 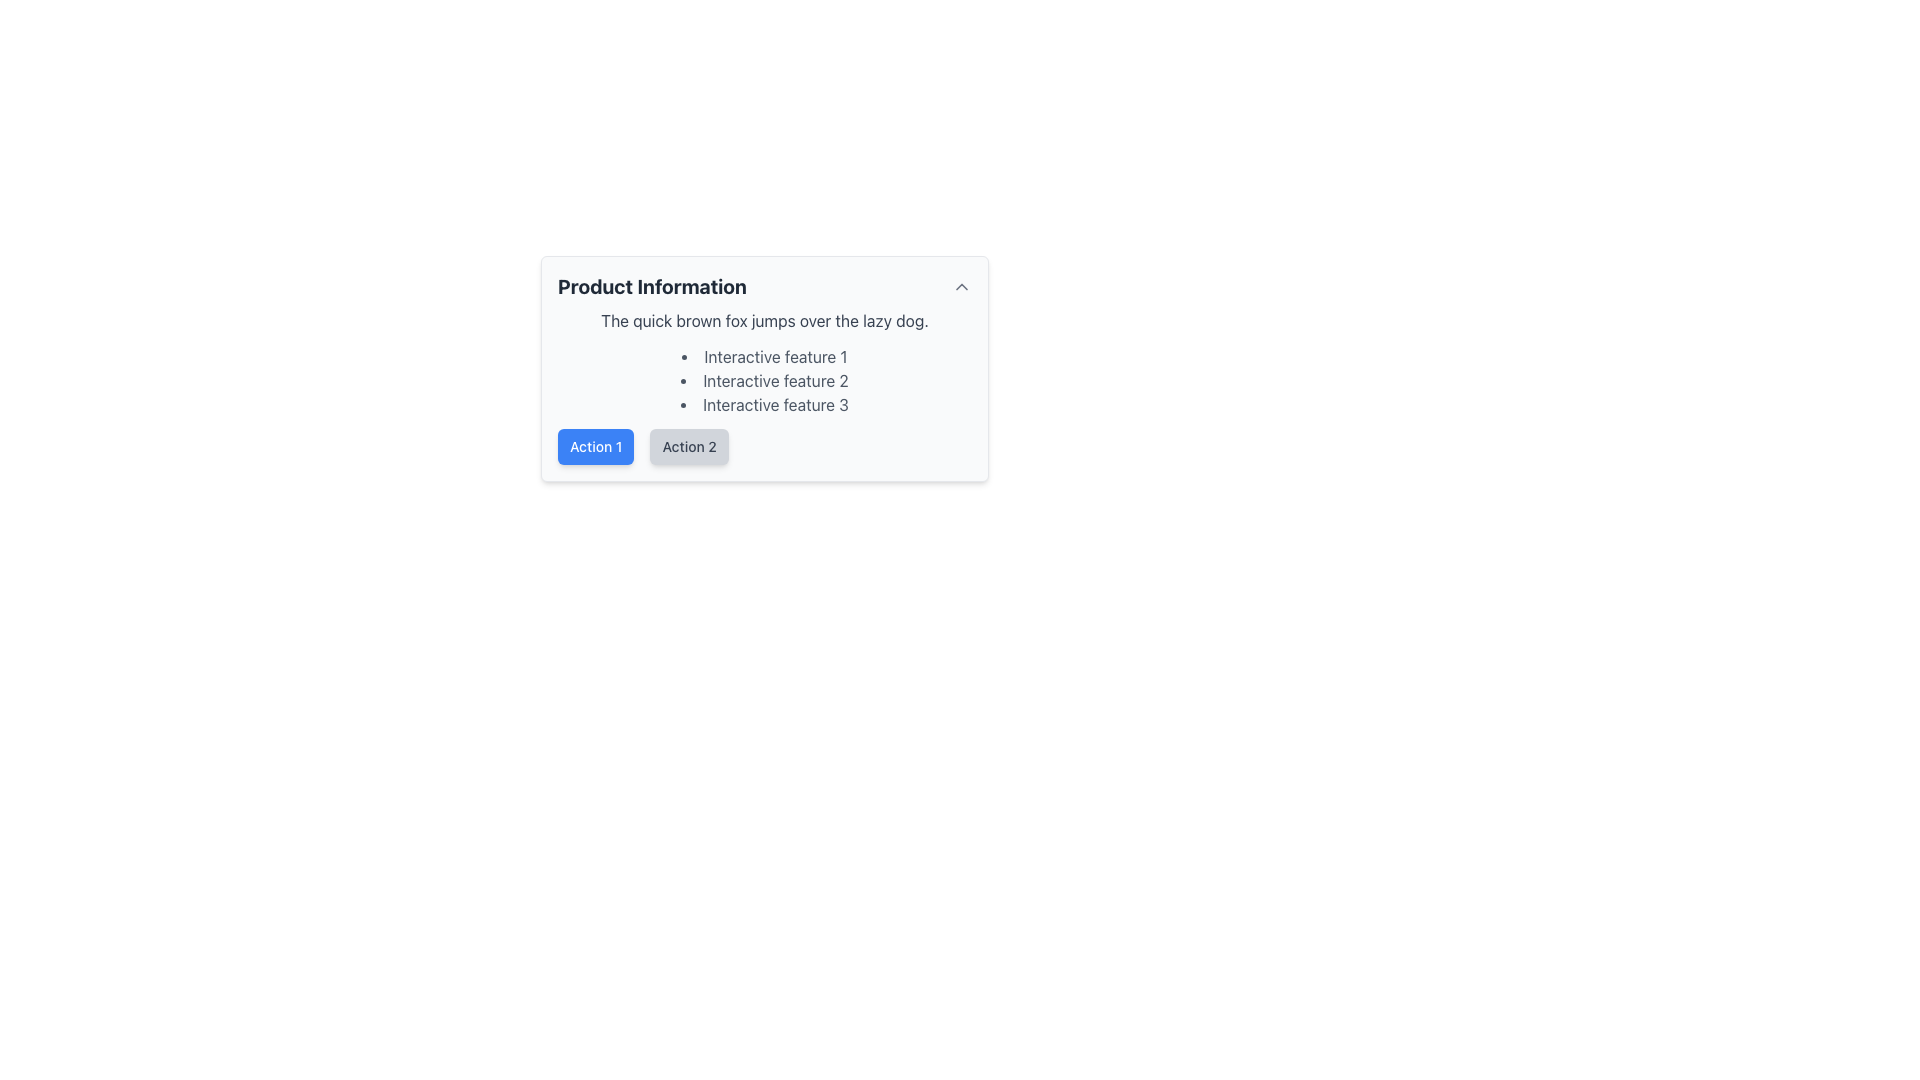 I want to click on the text block displaying 'The quick brown fox jumps over the lazy dog.' located below the 'Product Information' header, so click(x=763, y=319).